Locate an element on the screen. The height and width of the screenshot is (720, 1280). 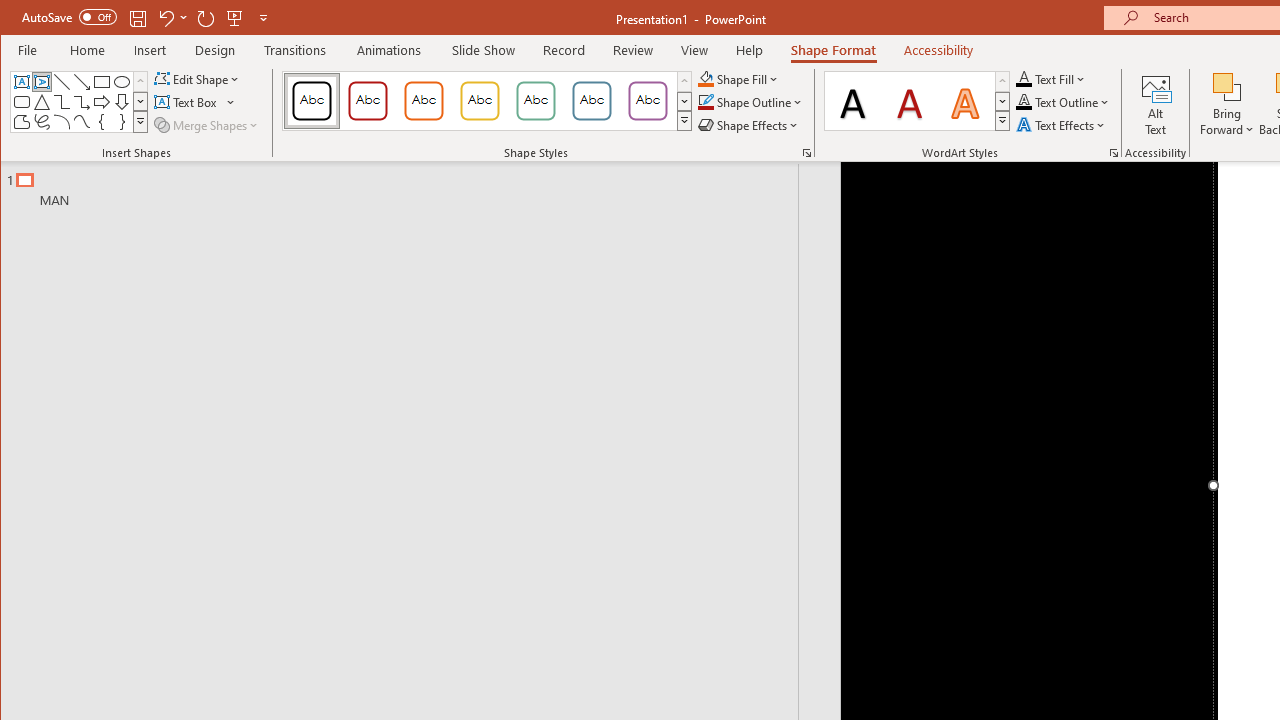
'AutomationID: ShapeStylesGallery' is located at coordinates (488, 101).